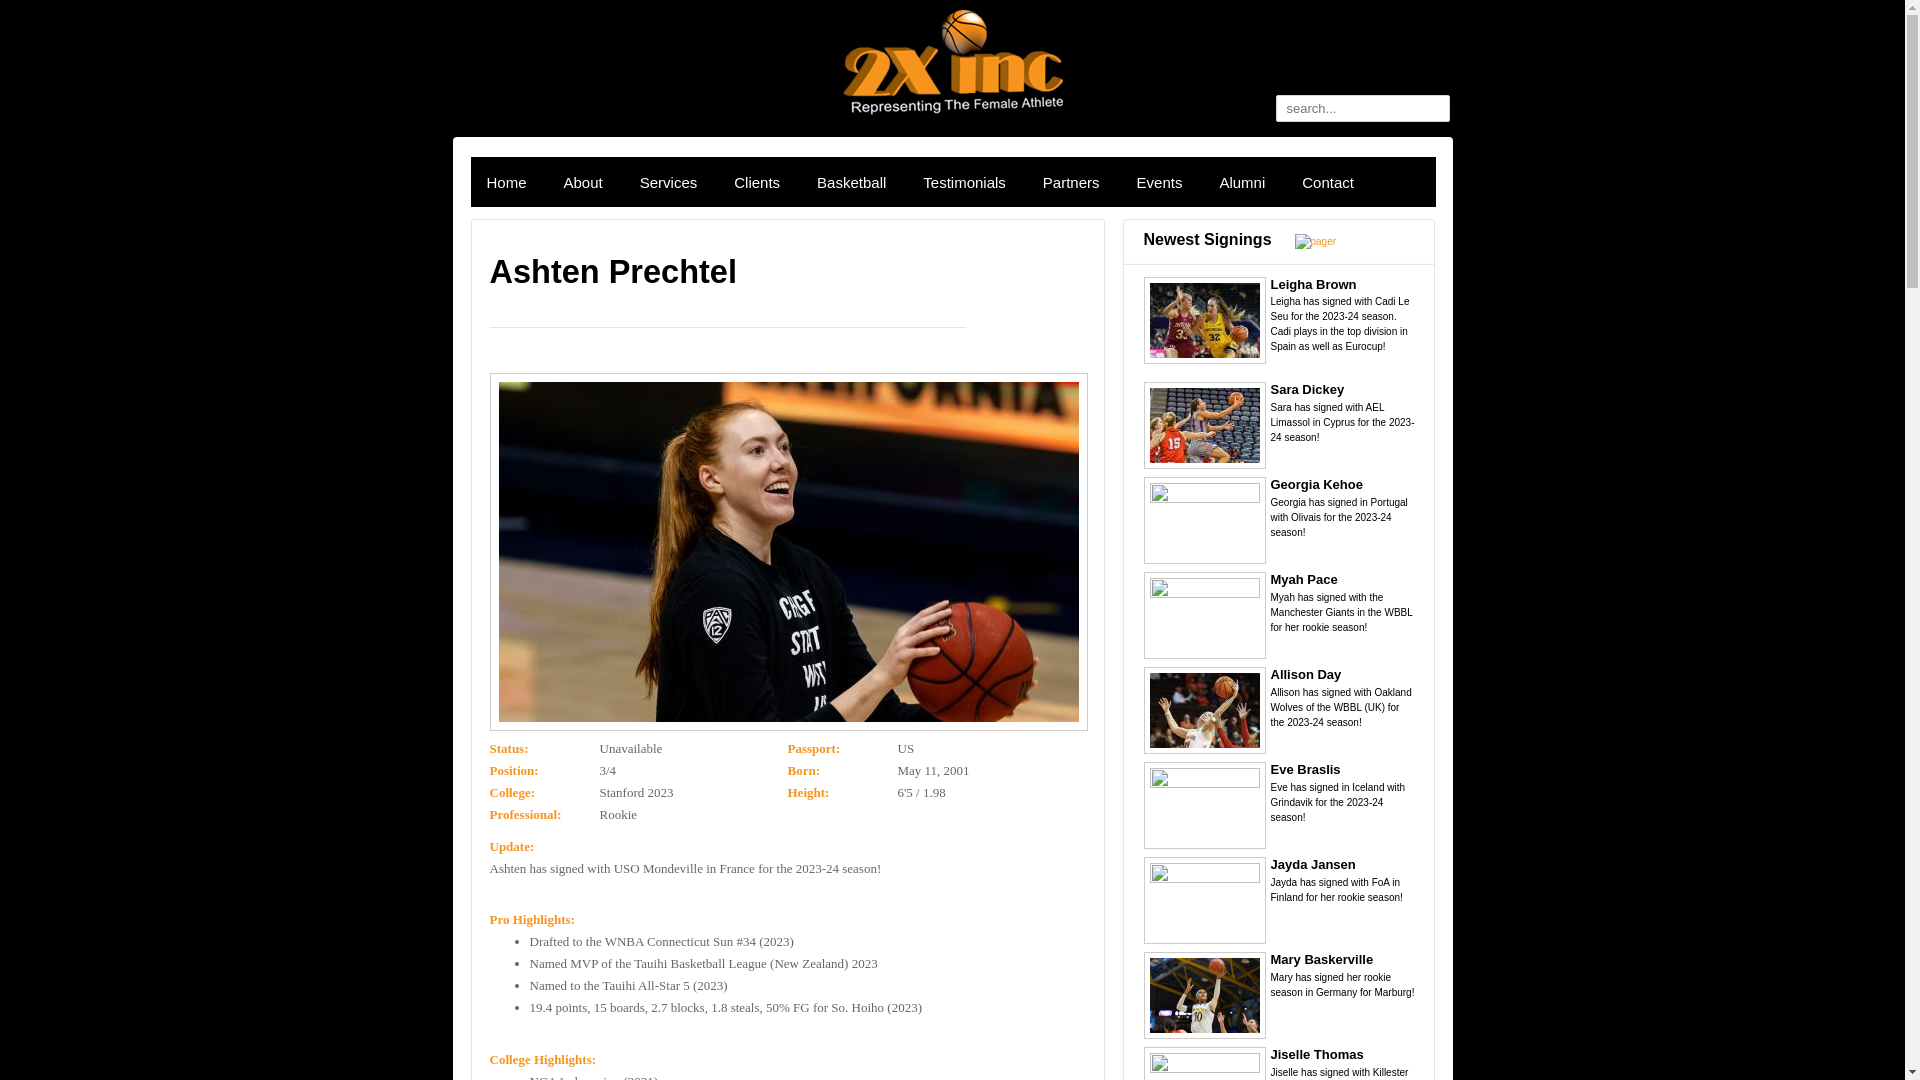 The image size is (1920, 1080). I want to click on 'Jiselle Thomas', so click(1316, 1053).